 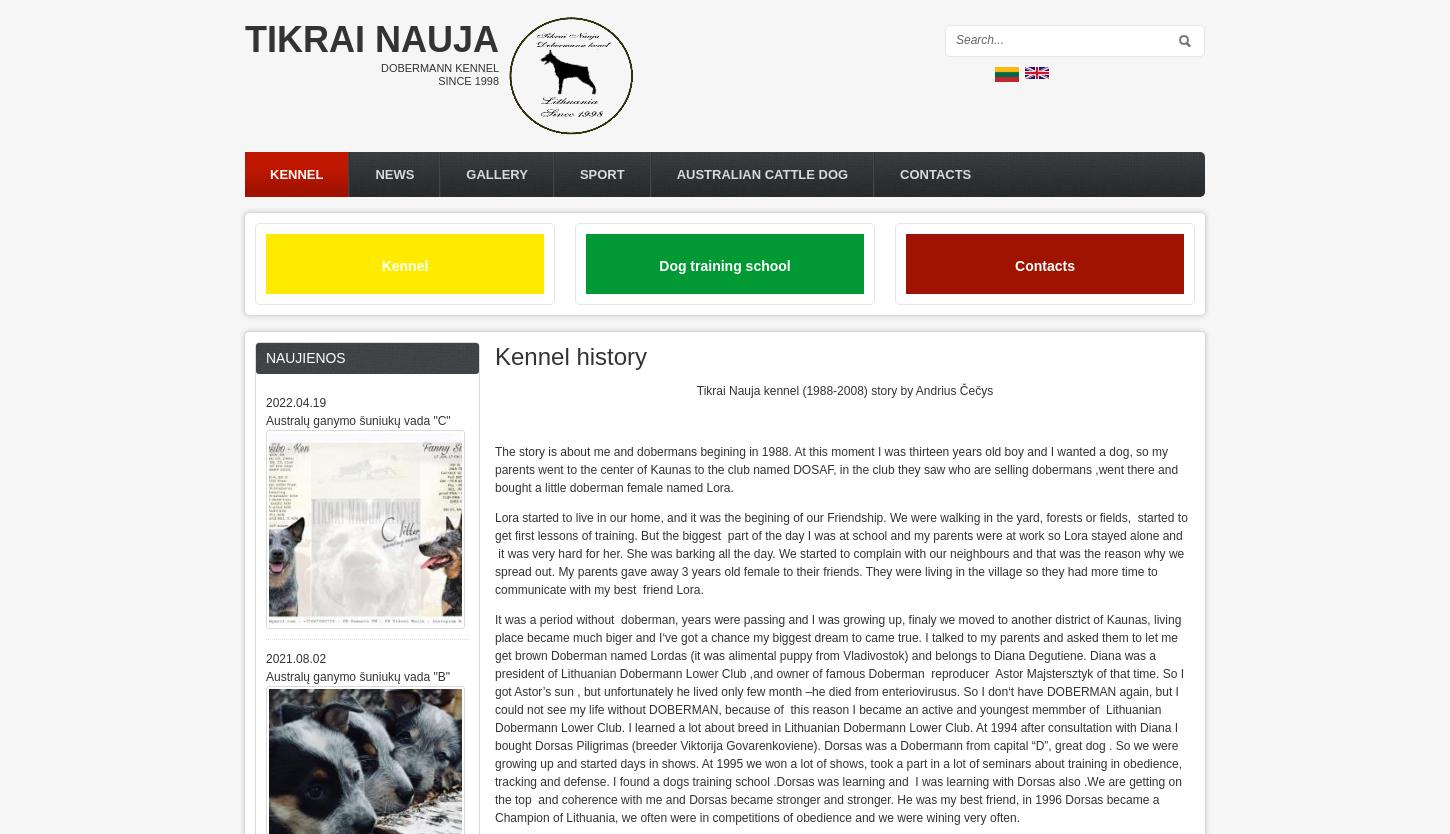 What do you see at coordinates (1044, 264) in the screenshot?
I see `'Contacts'` at bounding box center [1044, 264].